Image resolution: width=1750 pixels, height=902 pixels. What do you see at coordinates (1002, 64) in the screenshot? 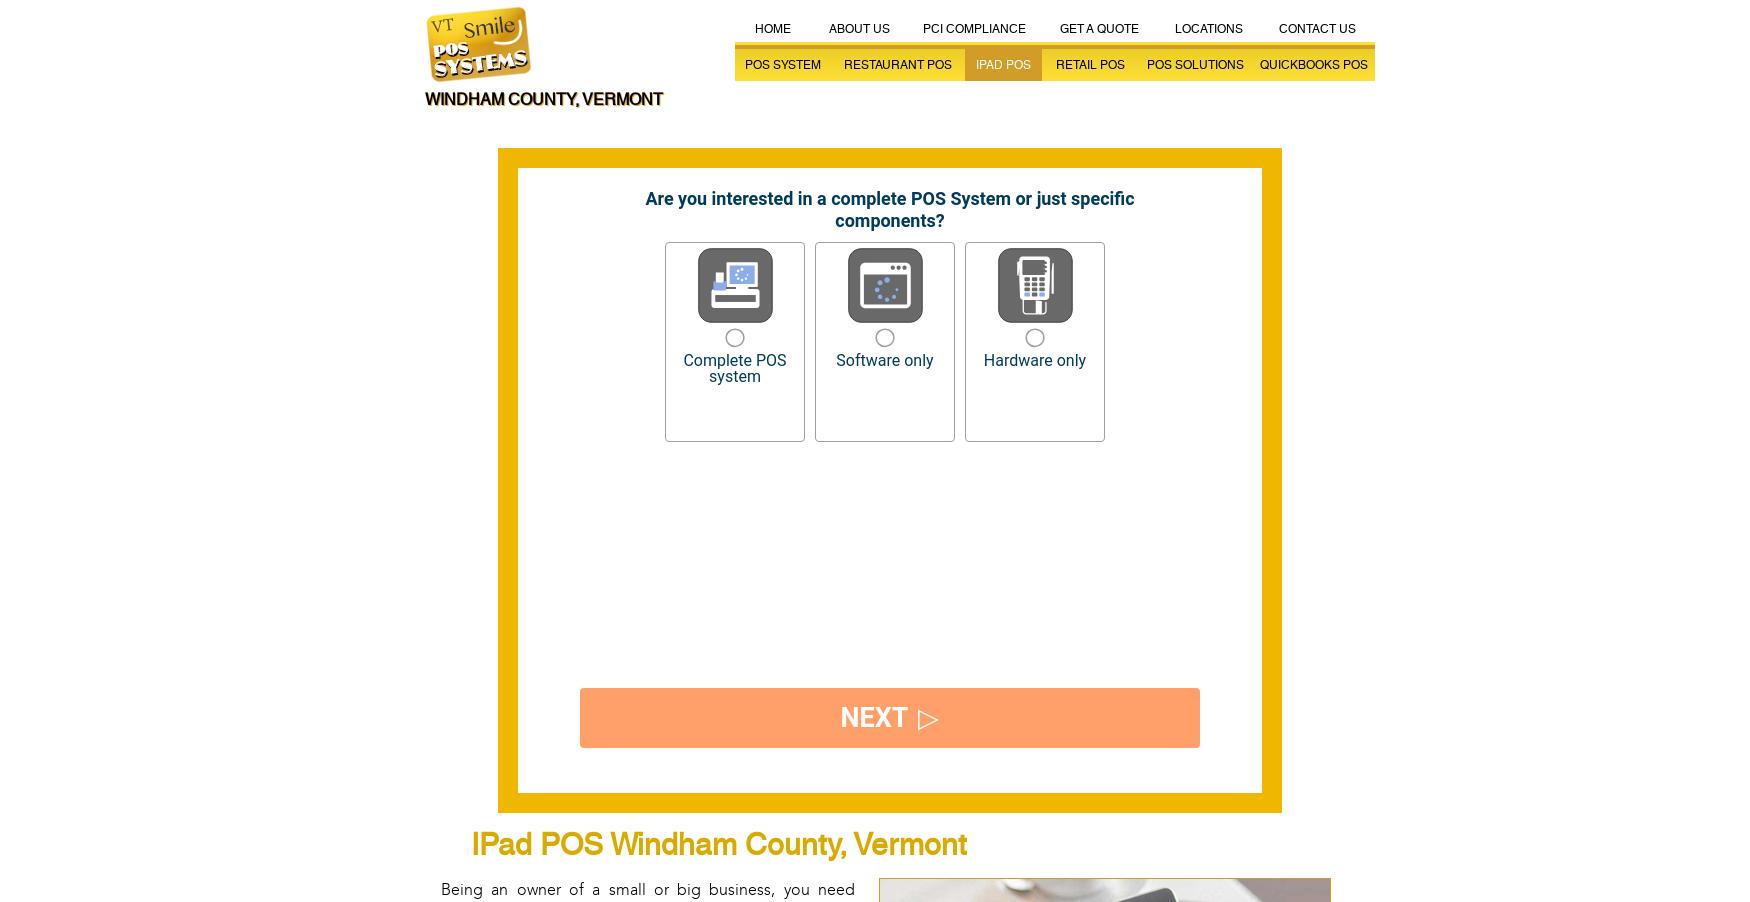
I see `'iPad POS'` at bounding box center [1002, 64].